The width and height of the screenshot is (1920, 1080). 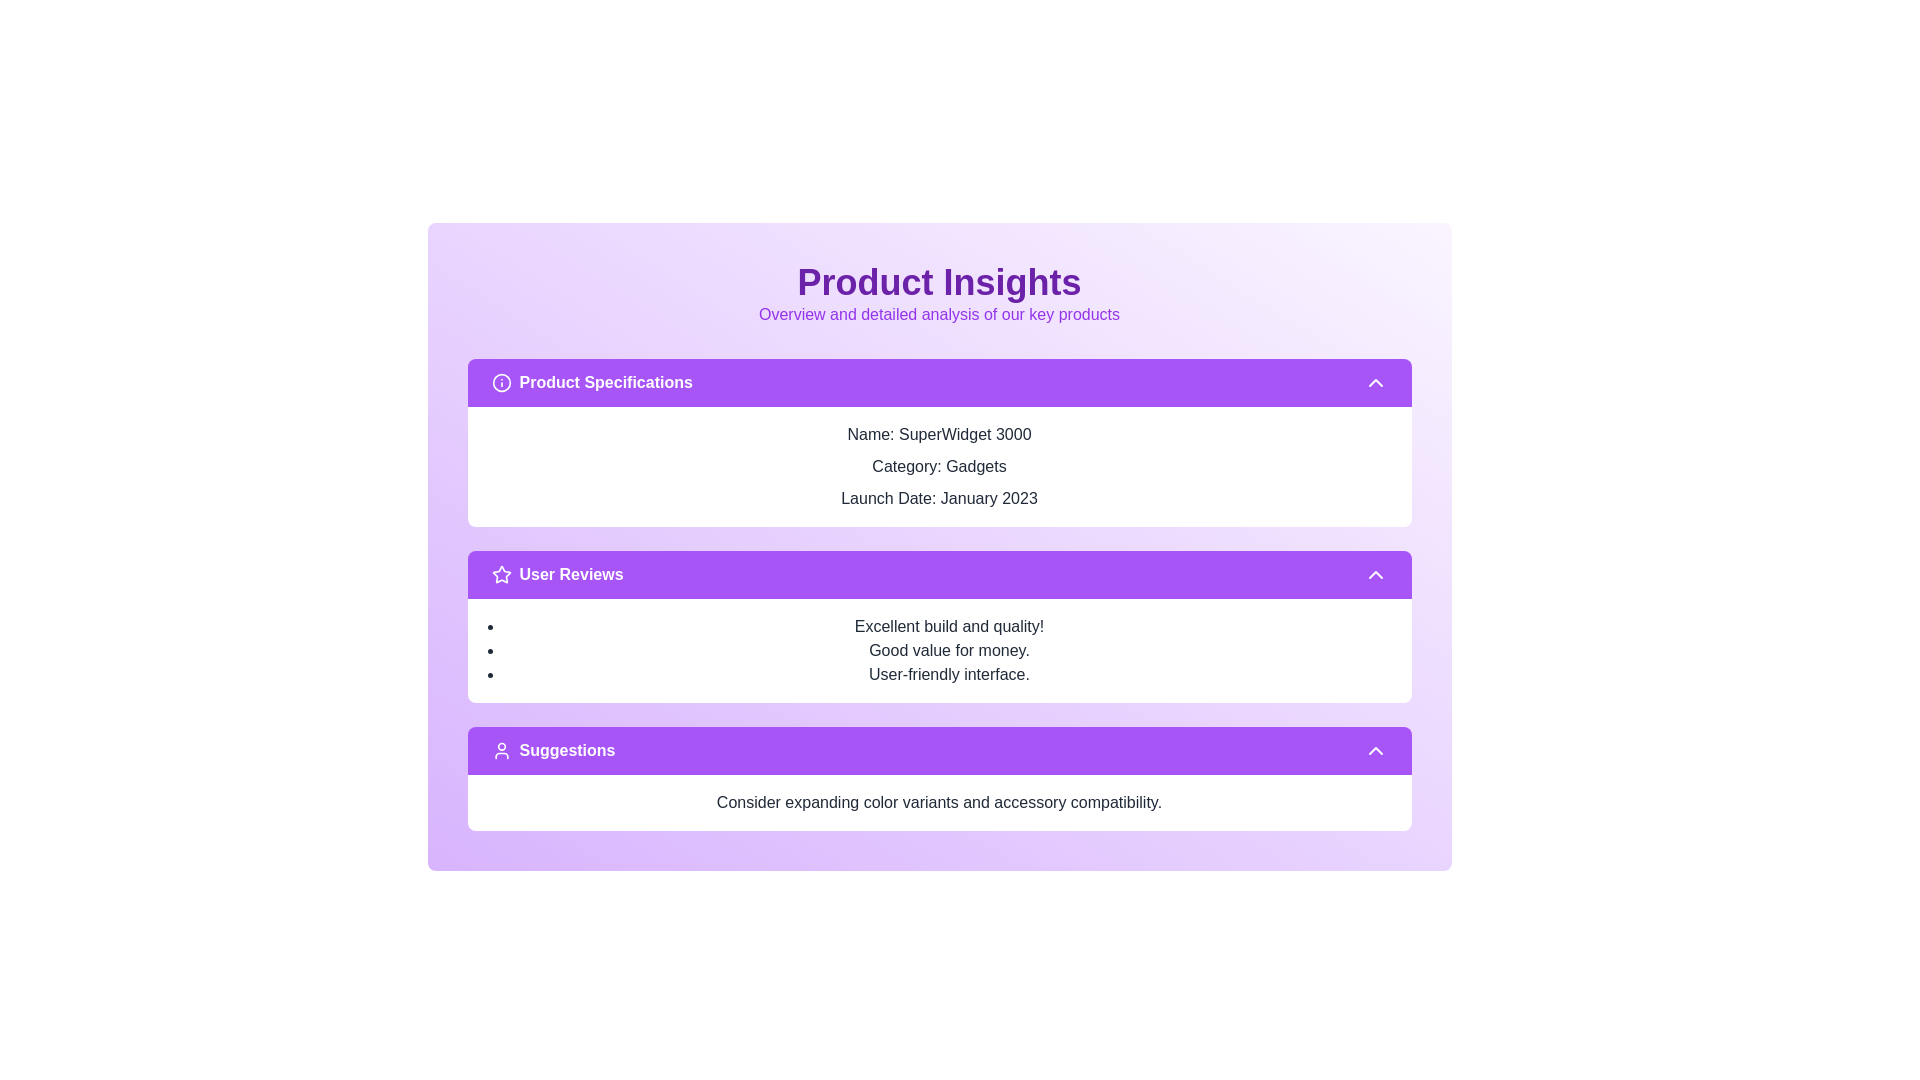 I want to click on text content that states 'Consider expanding color variants and accessory compatibility.' located in the Suggestions section of the interface, so click(x=938, y=801).